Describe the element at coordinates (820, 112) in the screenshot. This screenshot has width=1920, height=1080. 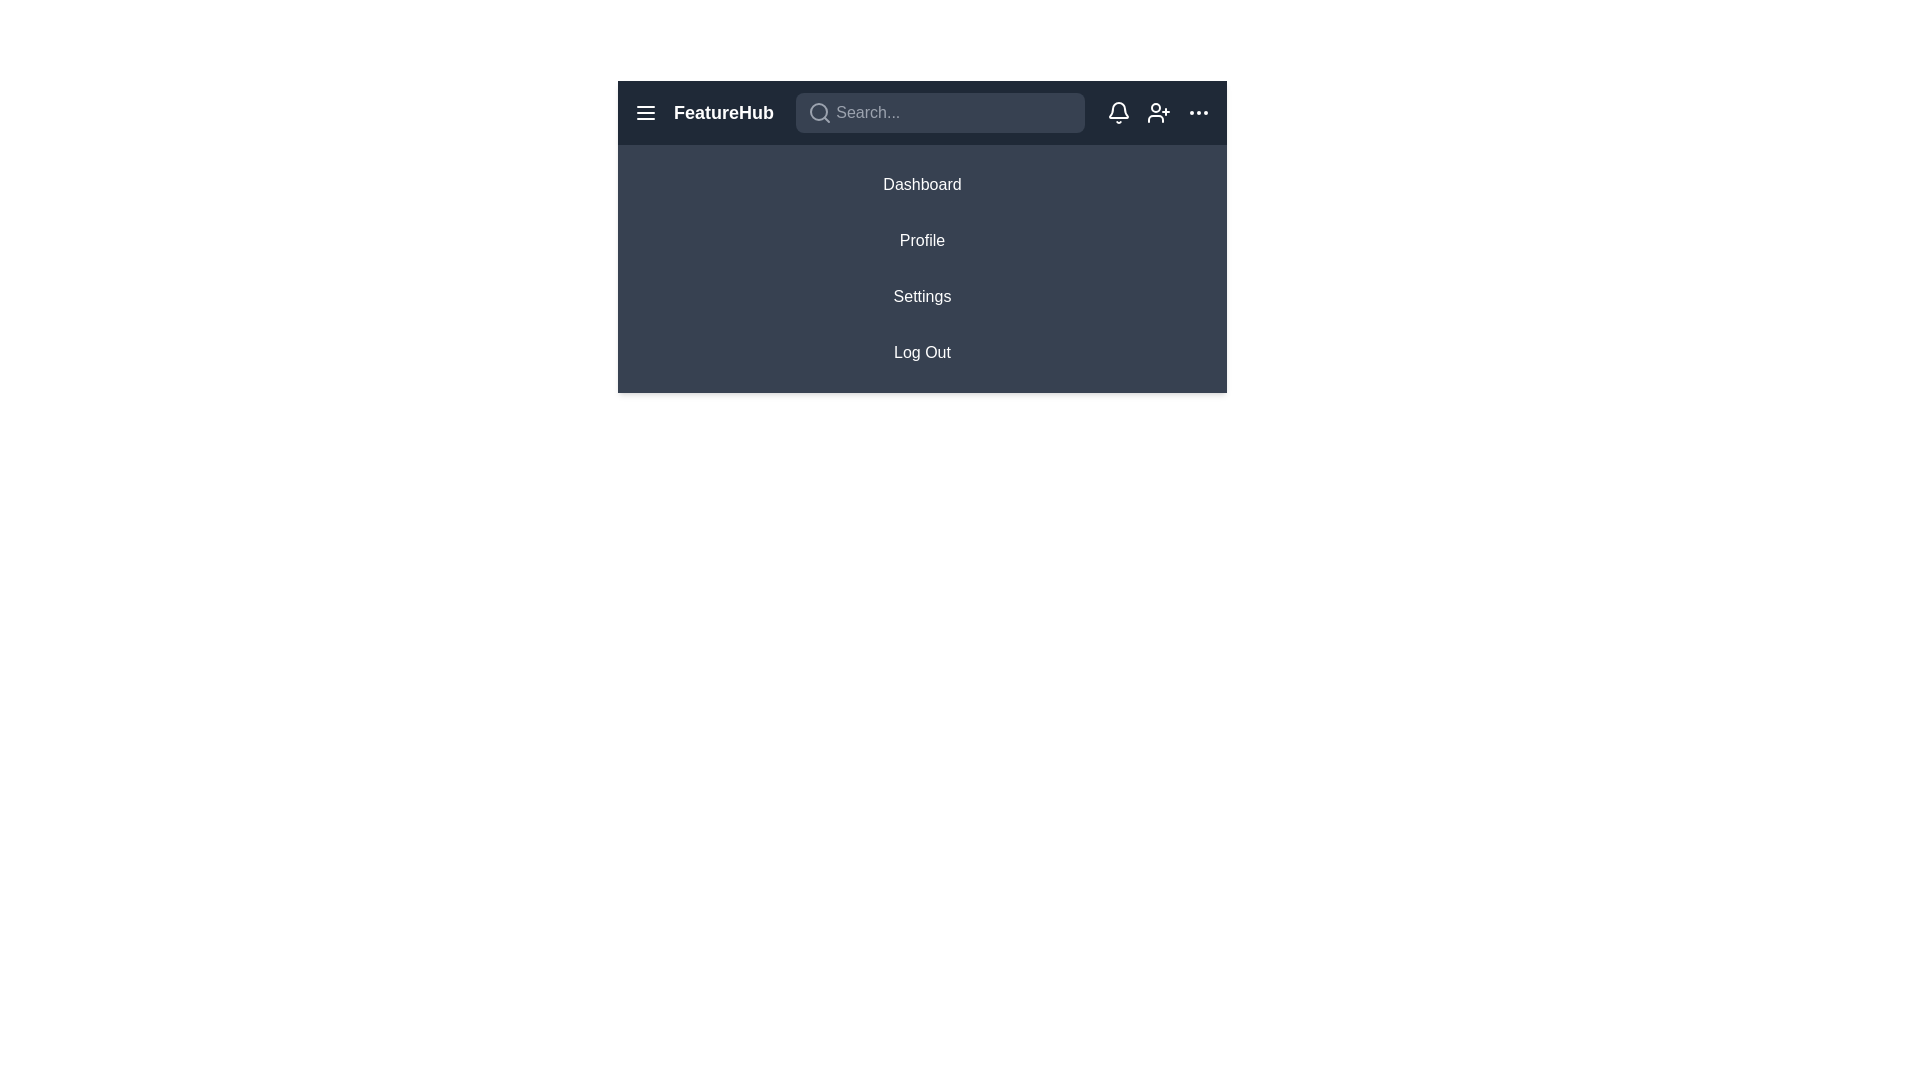
I see `the magnifying glass icon located on the left side inside the search bar field in the header of the interface` at that location.